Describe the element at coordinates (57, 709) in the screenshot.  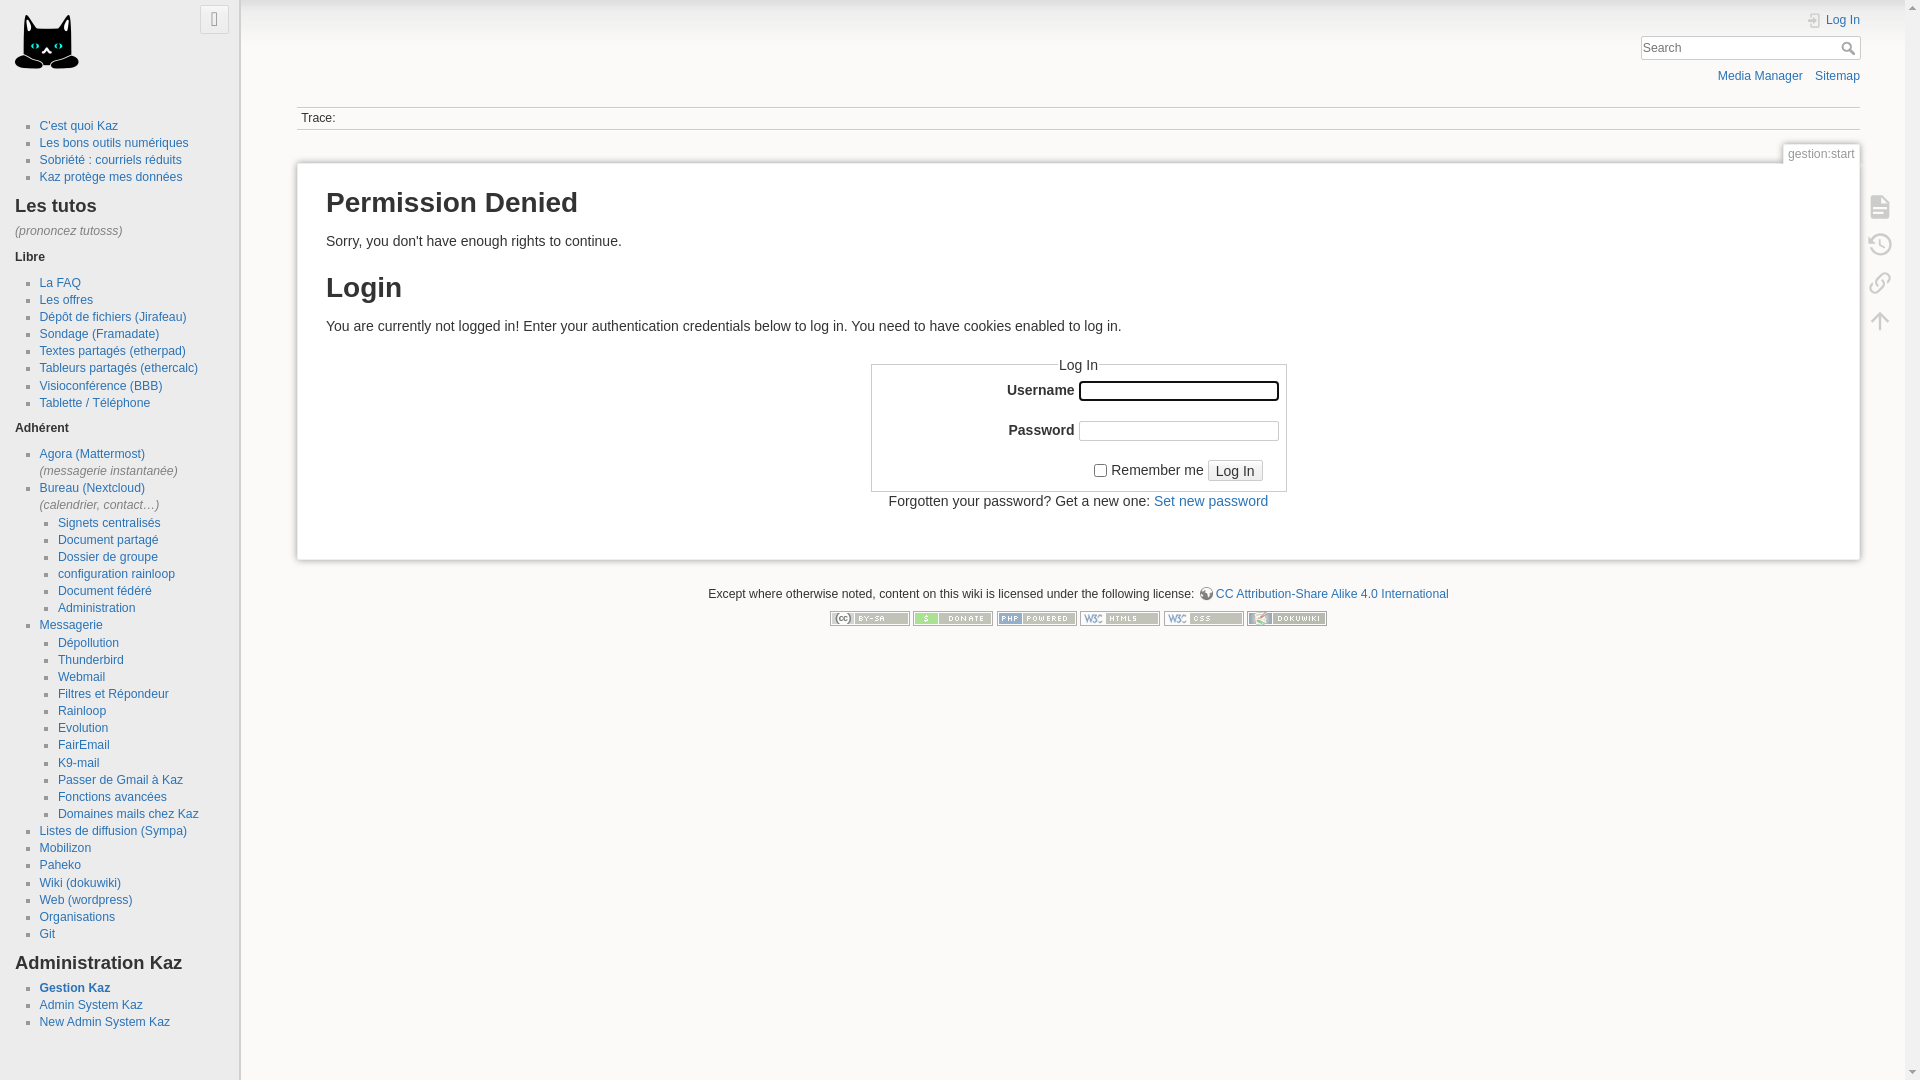
I see `'Rainloop'` at that location.